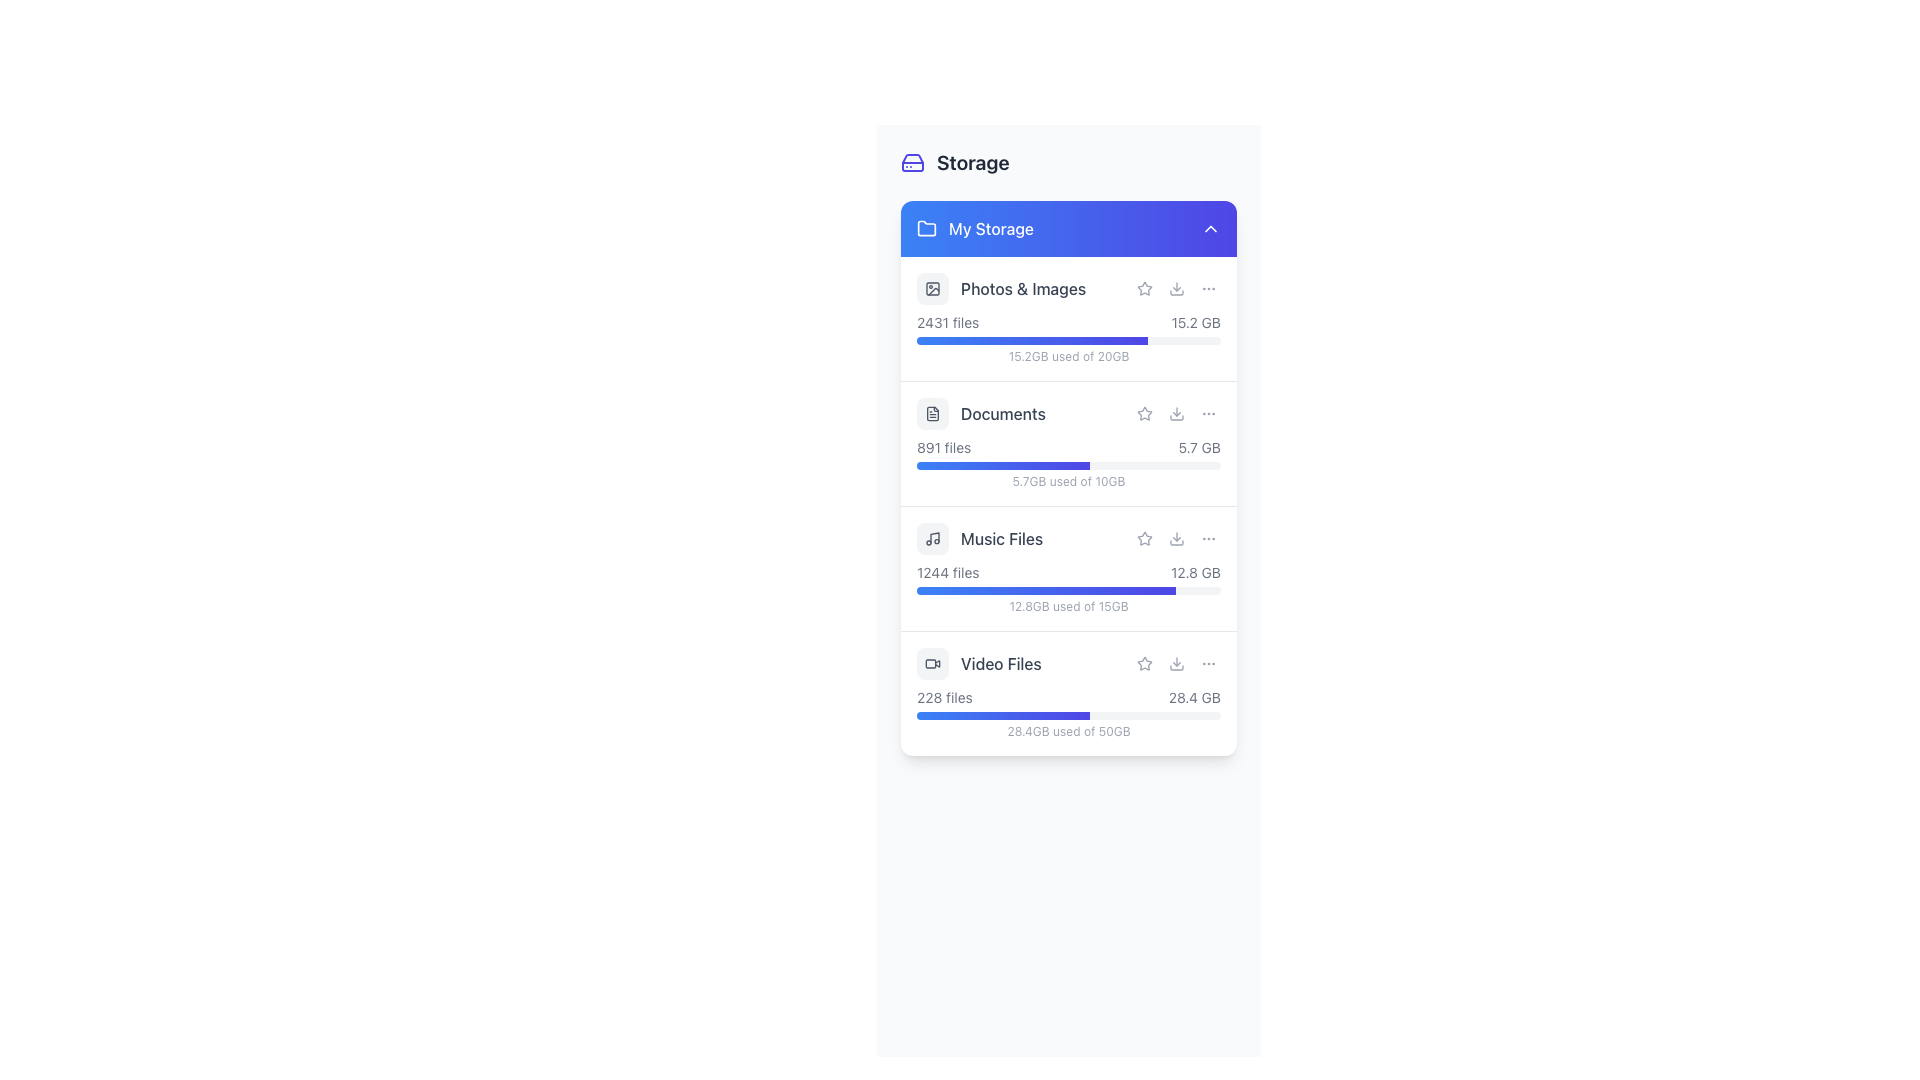 Image resolution: width=1920 pixels, height=1080 pixels. What do you see at coordinates (1003, 715) in the screenshot?
I see `the progress bar segment representing 56.8% storage usage for 'Video Files' within the 'Storage' interface` at bounding box center [1003, 715].